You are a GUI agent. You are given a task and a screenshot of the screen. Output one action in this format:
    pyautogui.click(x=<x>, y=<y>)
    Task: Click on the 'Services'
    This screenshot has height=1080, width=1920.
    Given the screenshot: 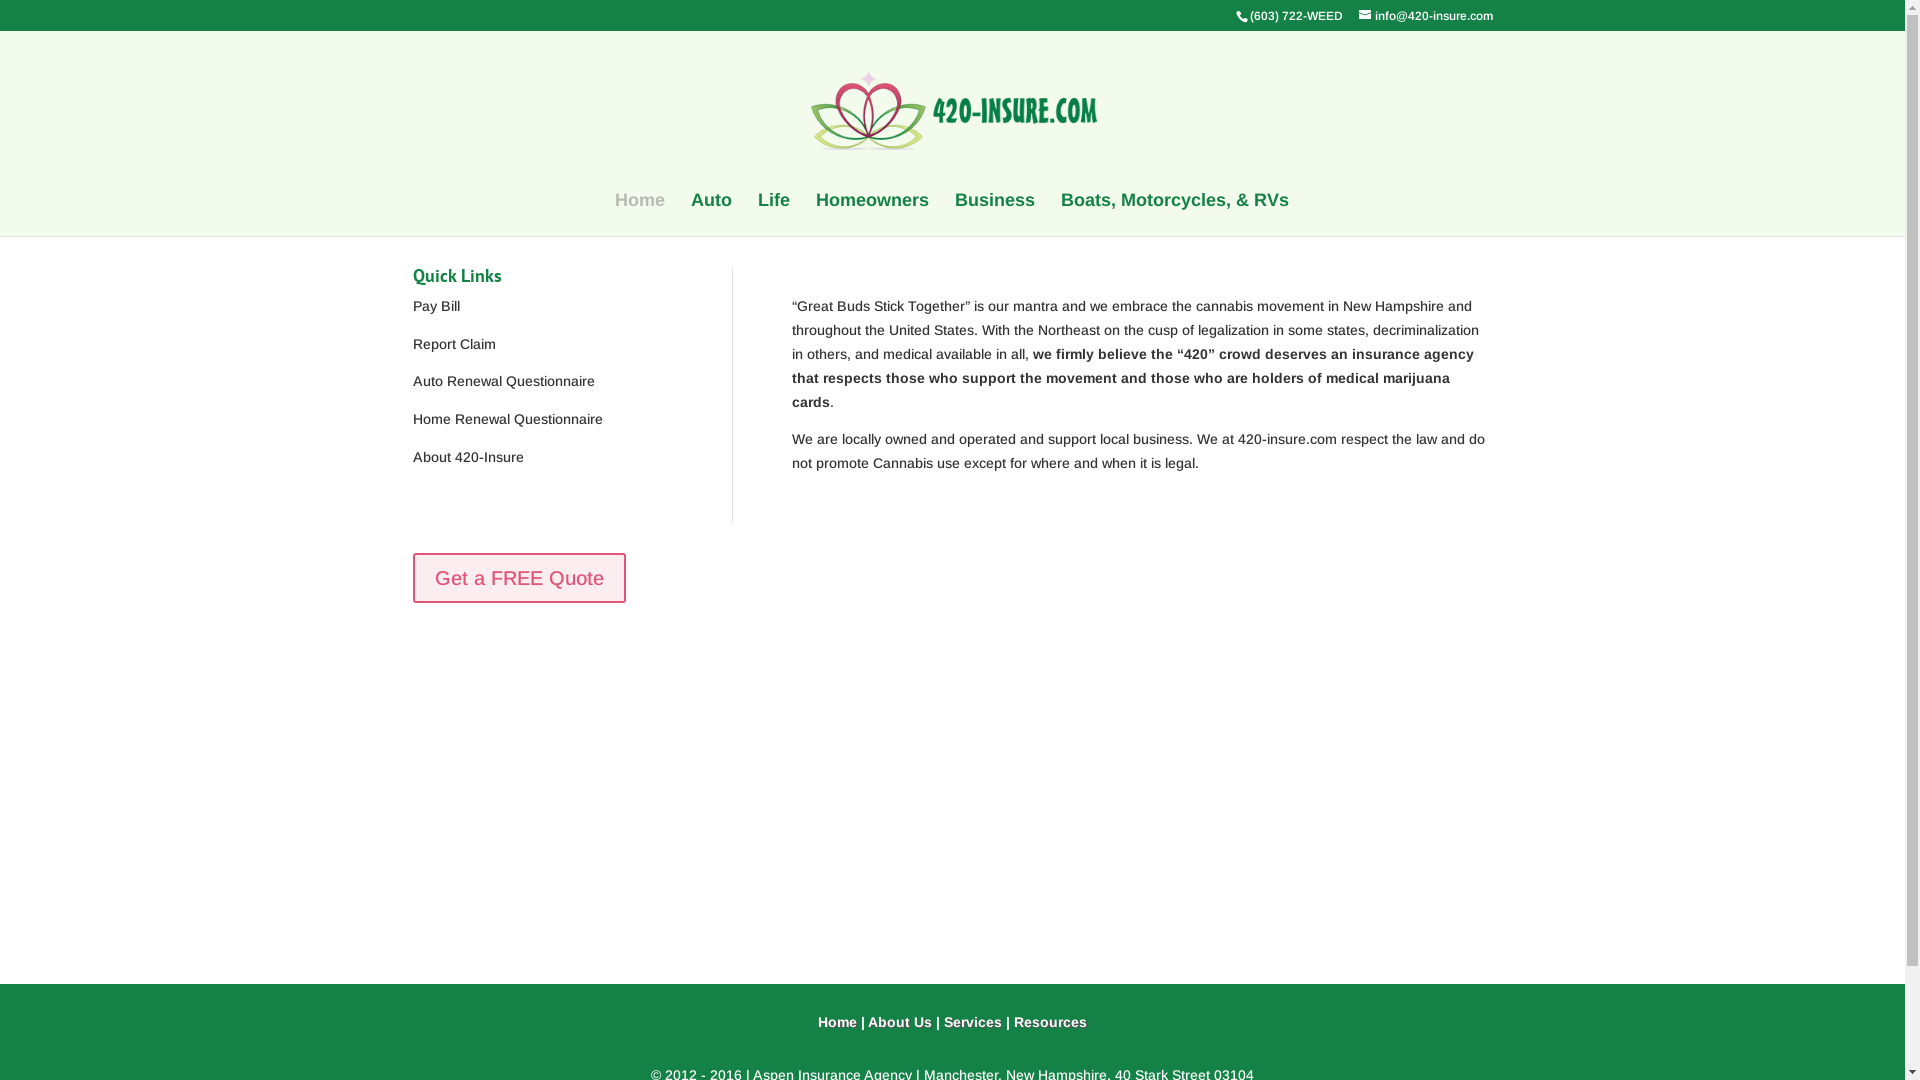 What is the action you would take?
    pyautogui.click(x=973, y=1022)
    